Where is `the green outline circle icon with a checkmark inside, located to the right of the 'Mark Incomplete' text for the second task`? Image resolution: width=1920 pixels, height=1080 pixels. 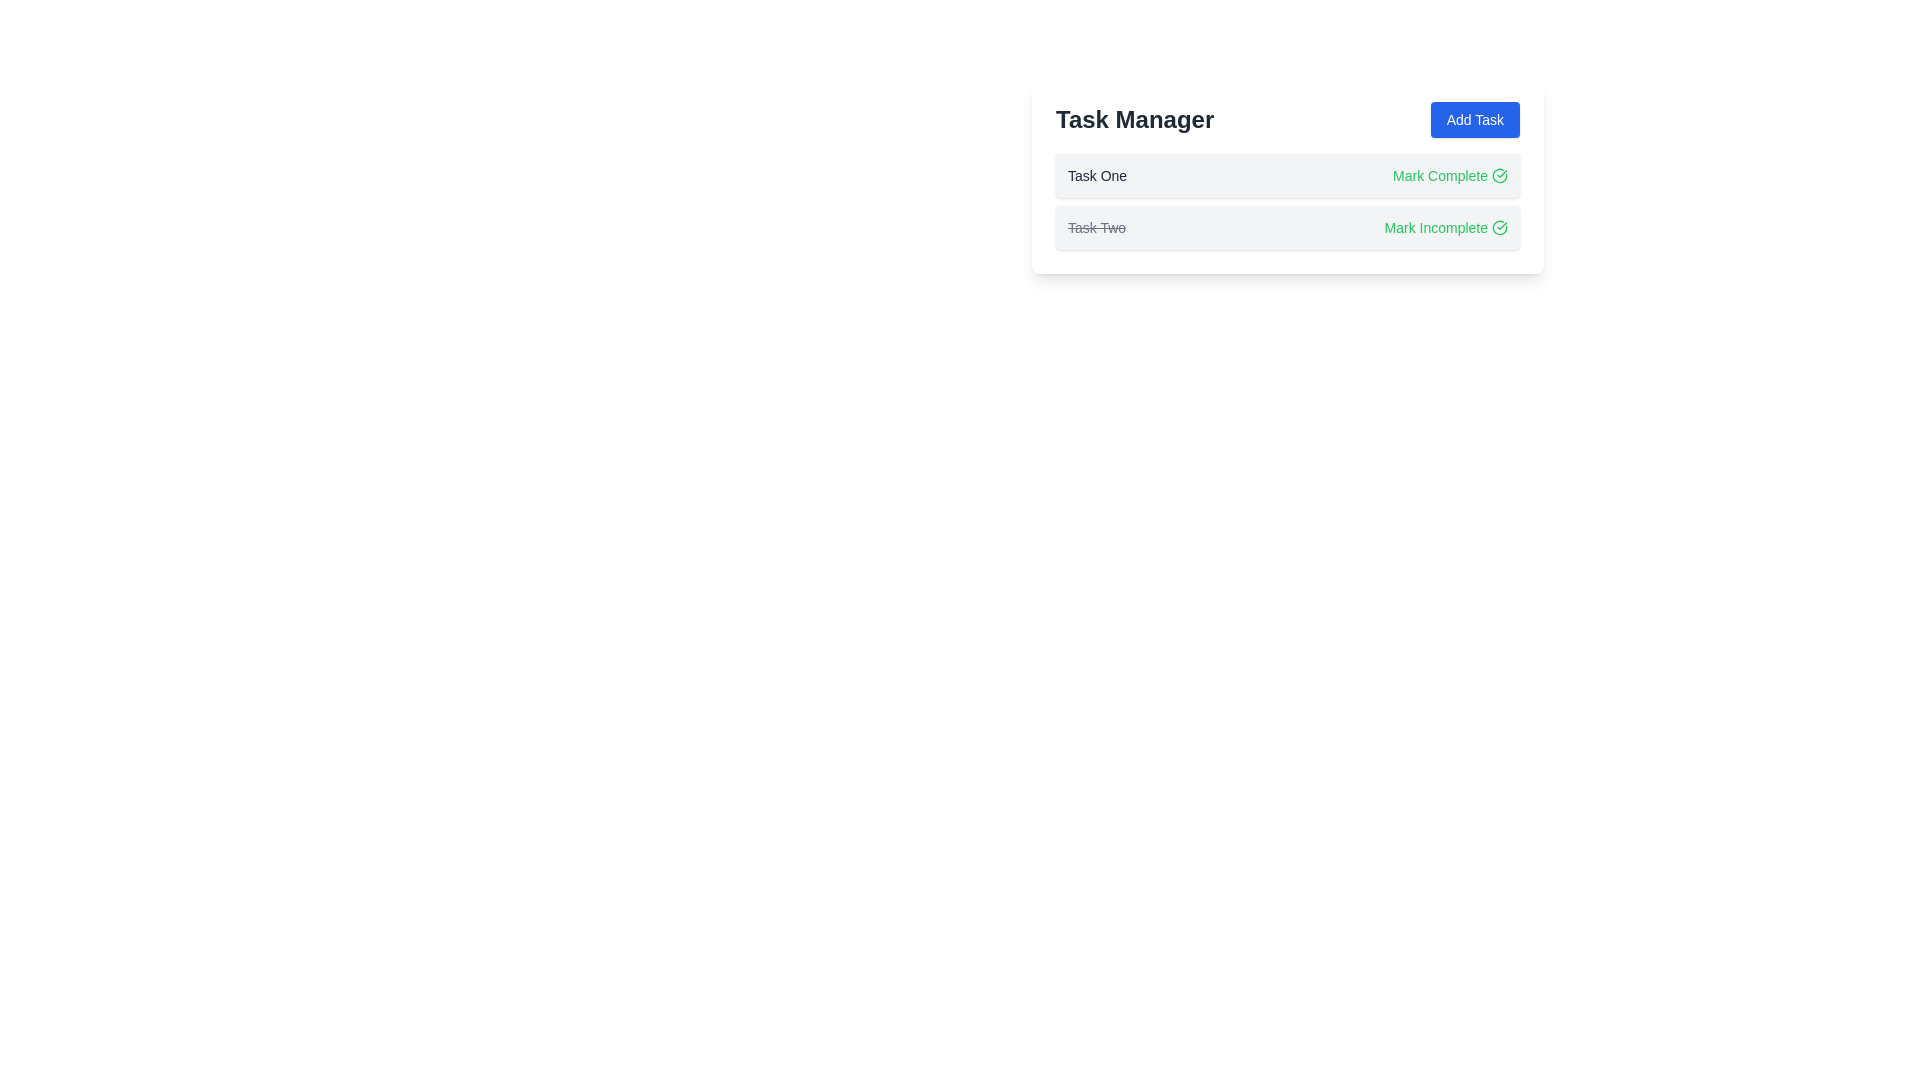 the green outline circle icon with a checkmark inside, located to the right of the 'Mark Incomplete' text for the second task is located at coordinates (1499, 226).